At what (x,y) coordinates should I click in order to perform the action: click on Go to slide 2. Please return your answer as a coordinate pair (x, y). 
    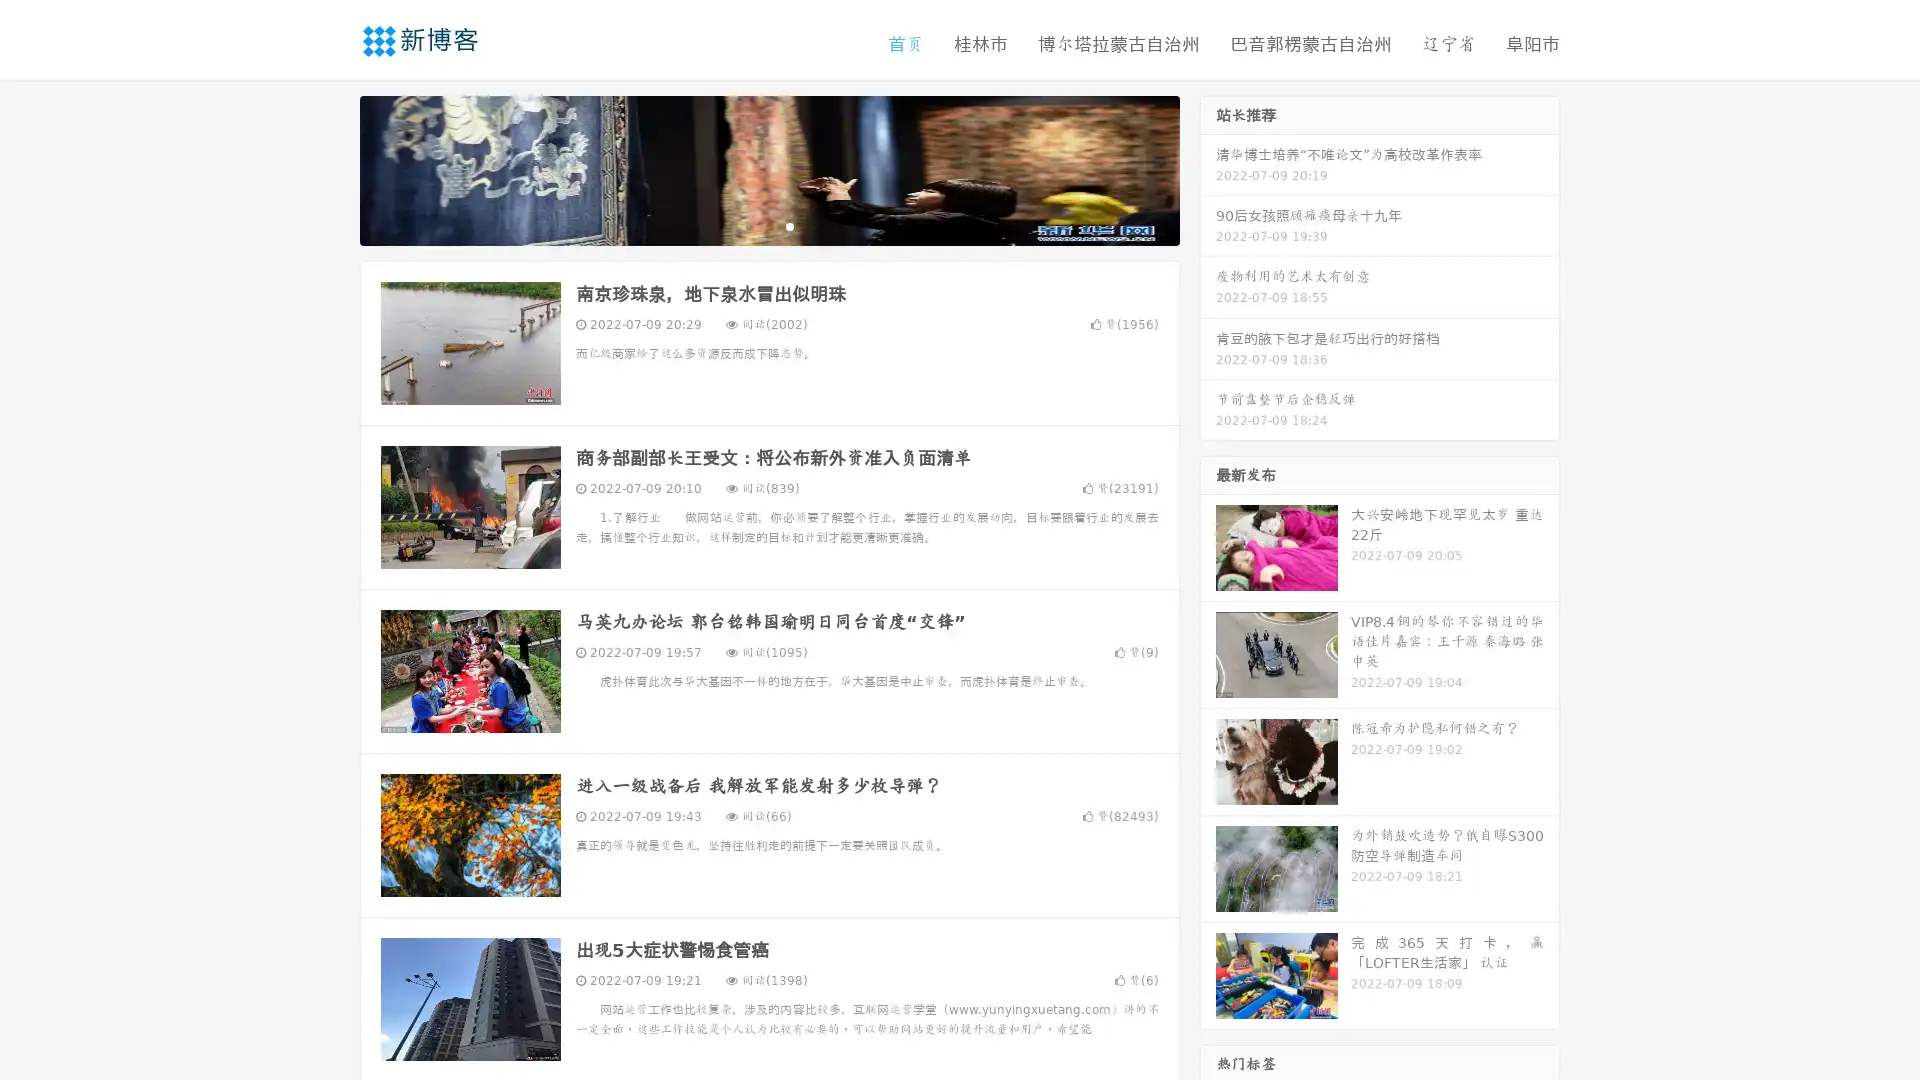
    Looking at the image, I should click on (768, 225).